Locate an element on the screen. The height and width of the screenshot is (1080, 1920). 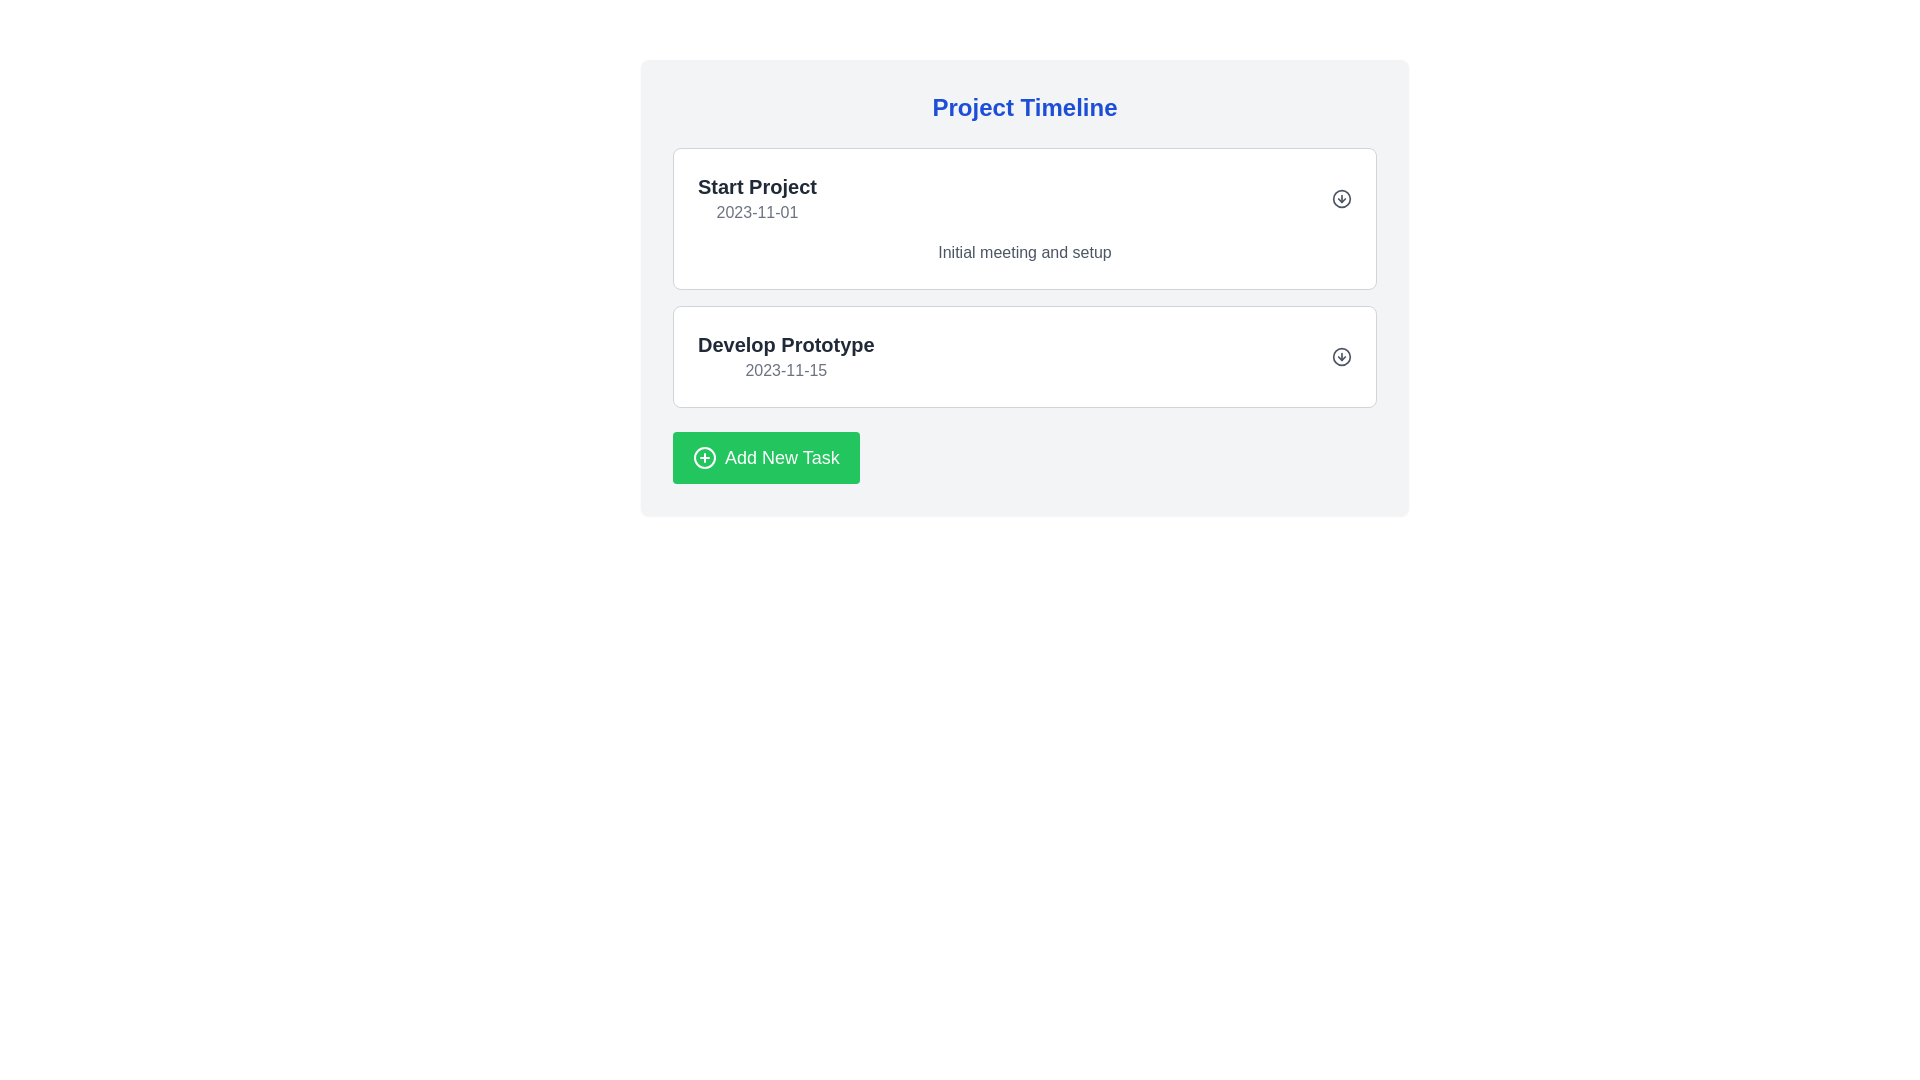
the circular icon with a plus sign at its center, located to the left of the 'Add New Task' button, to trigger a hover effect is located at coordinates (705, 458).